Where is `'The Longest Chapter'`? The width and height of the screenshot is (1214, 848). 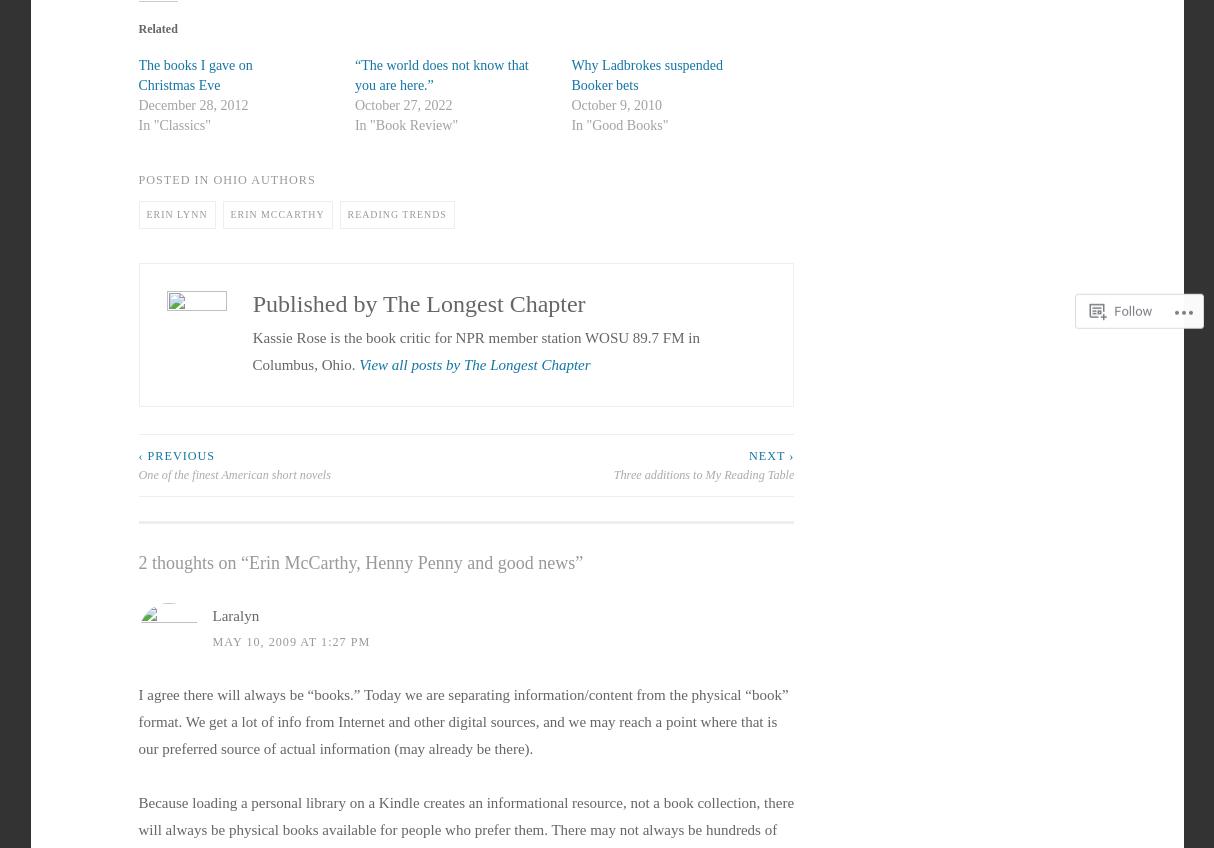
'The Longest Chapter' is located at coordinates (382, 304).